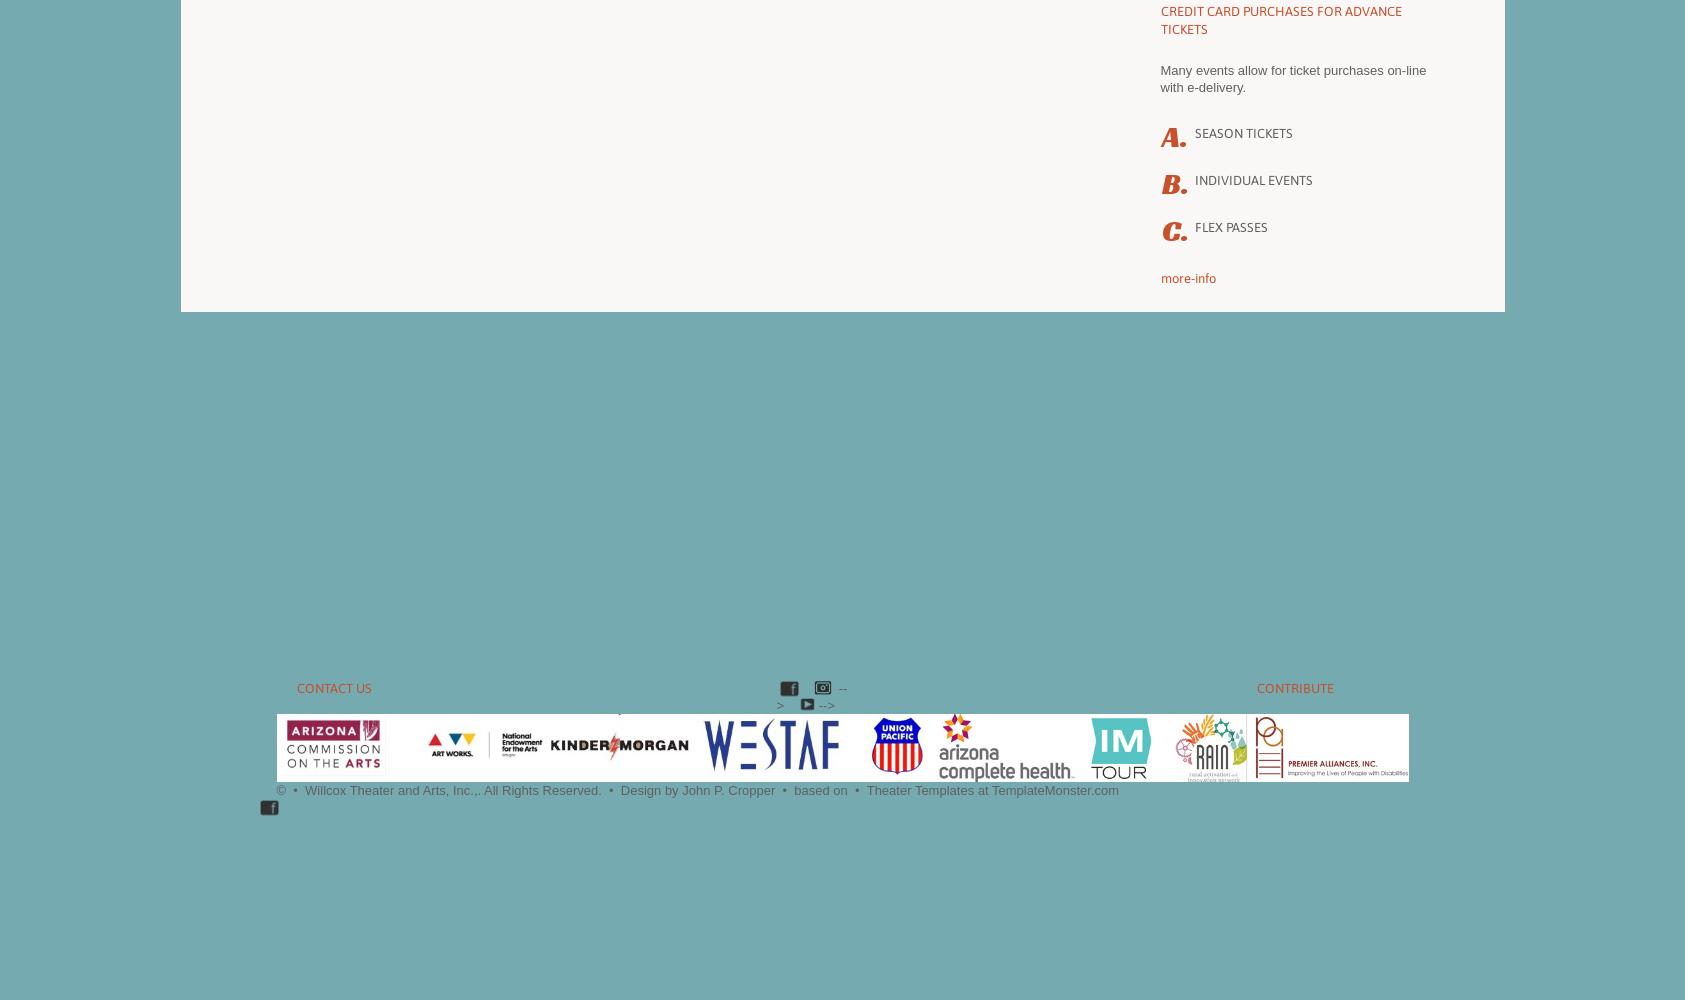 The height and width of the screenshot is (1000, 1685). What do you see at coordinates (1243, 133) in the screenshot?
I see `'Season Tickets'` at bounding box center [1243, 133].